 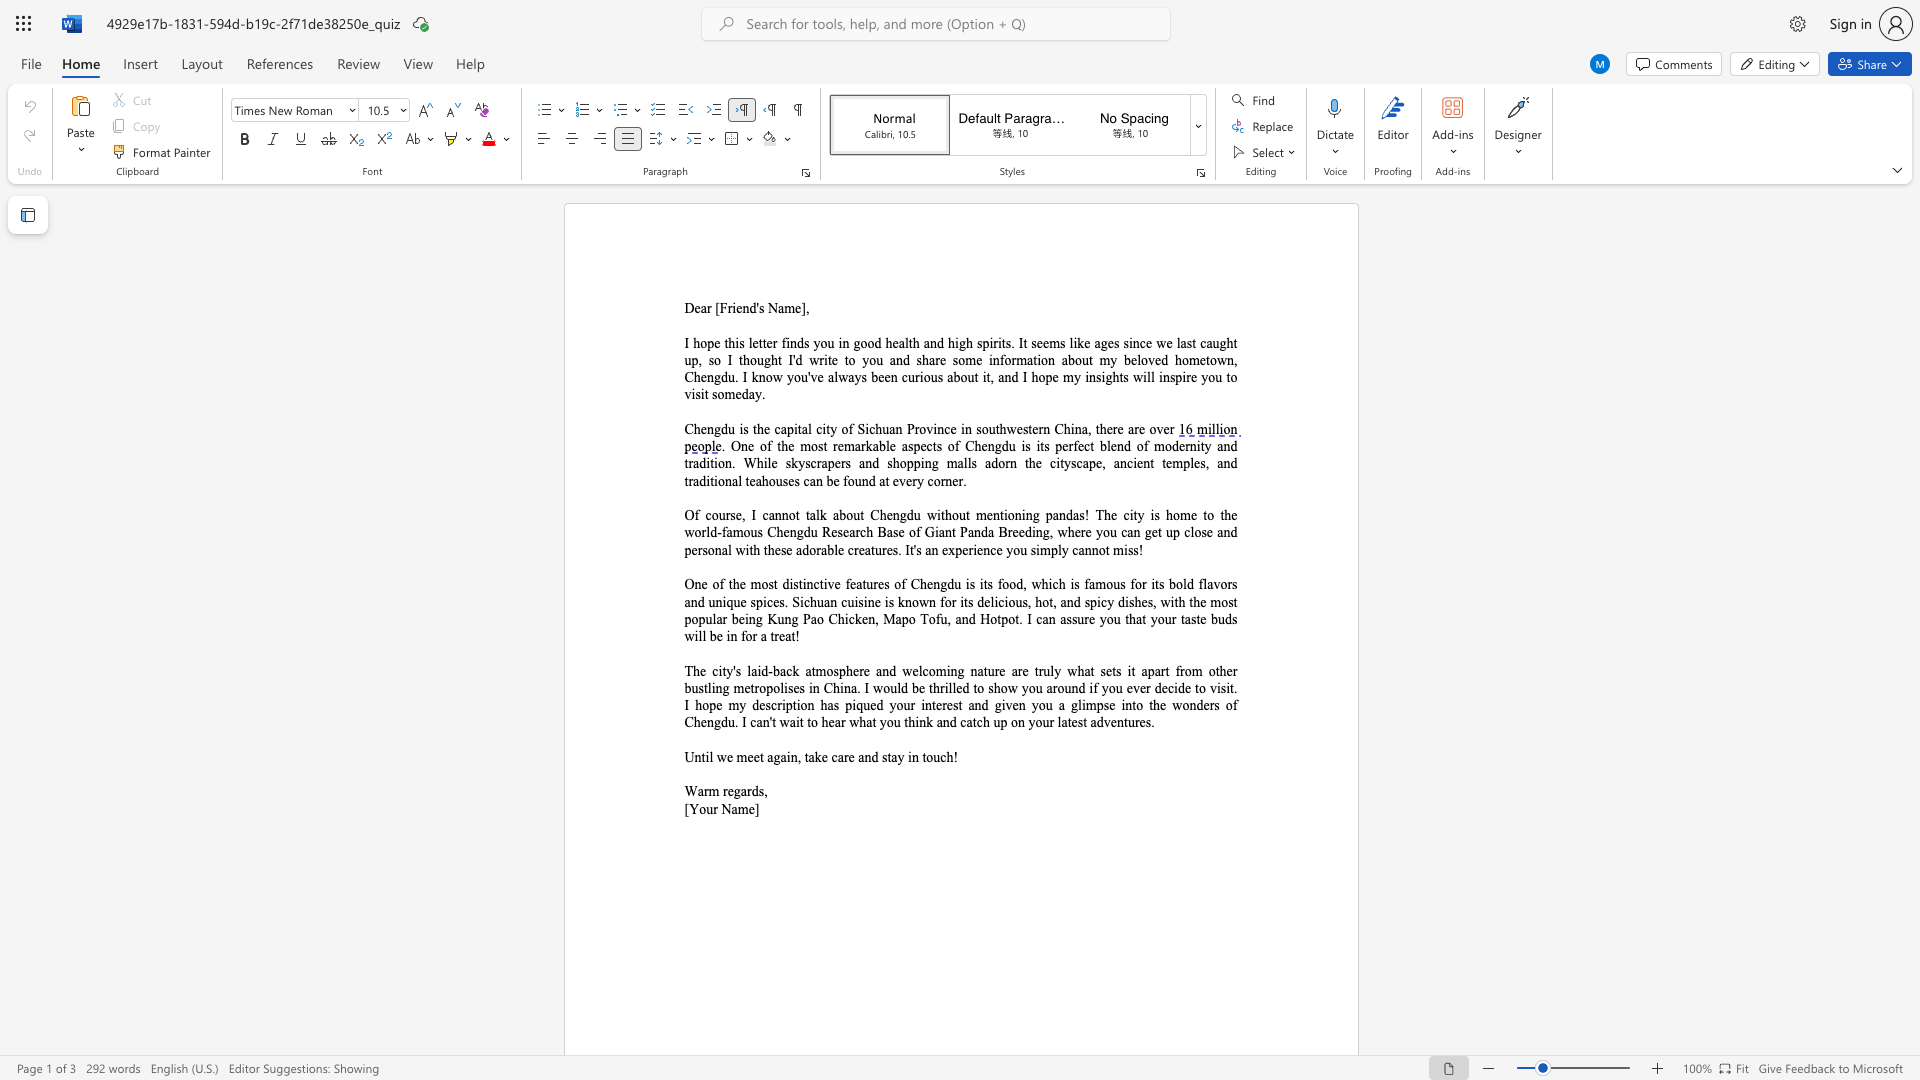 What do you see at coordinates (795, 342) in the screenshot?
I see `the subset text "ds you in good health" within the text "I hope this letter finds you in good health and high spirits. It seems like ages since we last caught up, so I thought"` at bounding box center [795, 342].